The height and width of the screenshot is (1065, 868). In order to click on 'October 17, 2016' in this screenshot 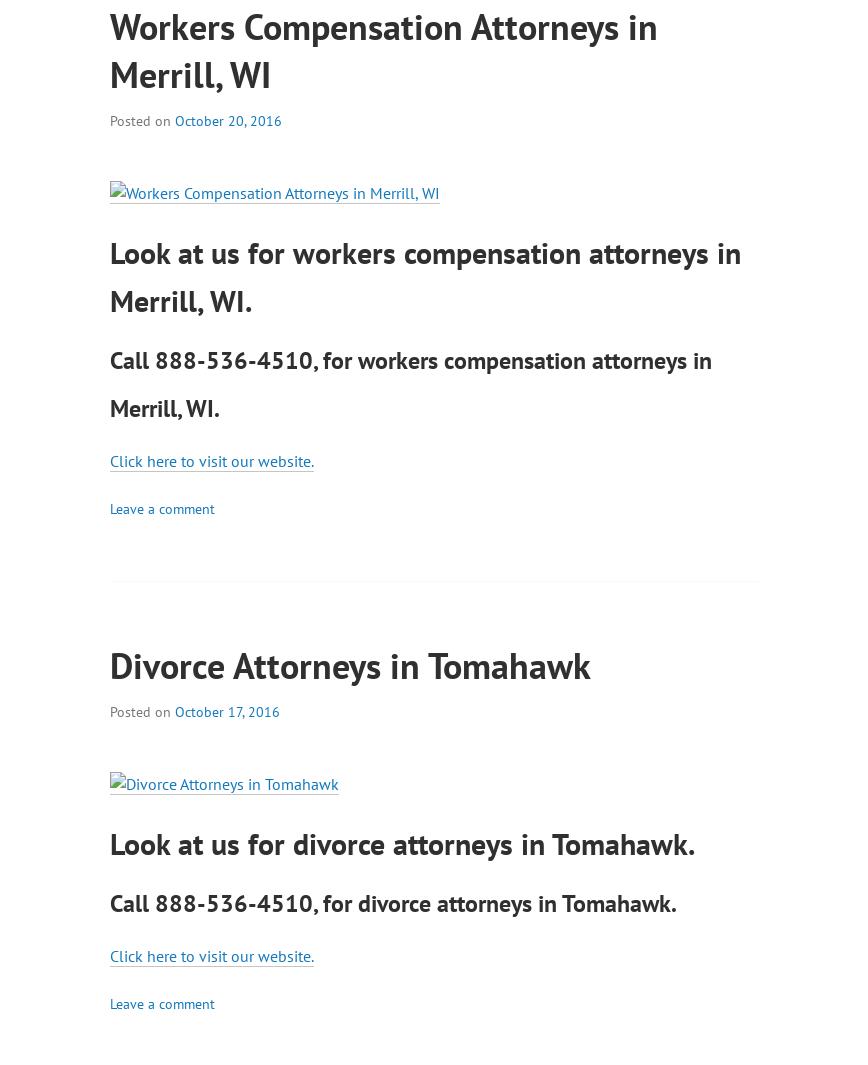, I will do `click(227, 710)`.